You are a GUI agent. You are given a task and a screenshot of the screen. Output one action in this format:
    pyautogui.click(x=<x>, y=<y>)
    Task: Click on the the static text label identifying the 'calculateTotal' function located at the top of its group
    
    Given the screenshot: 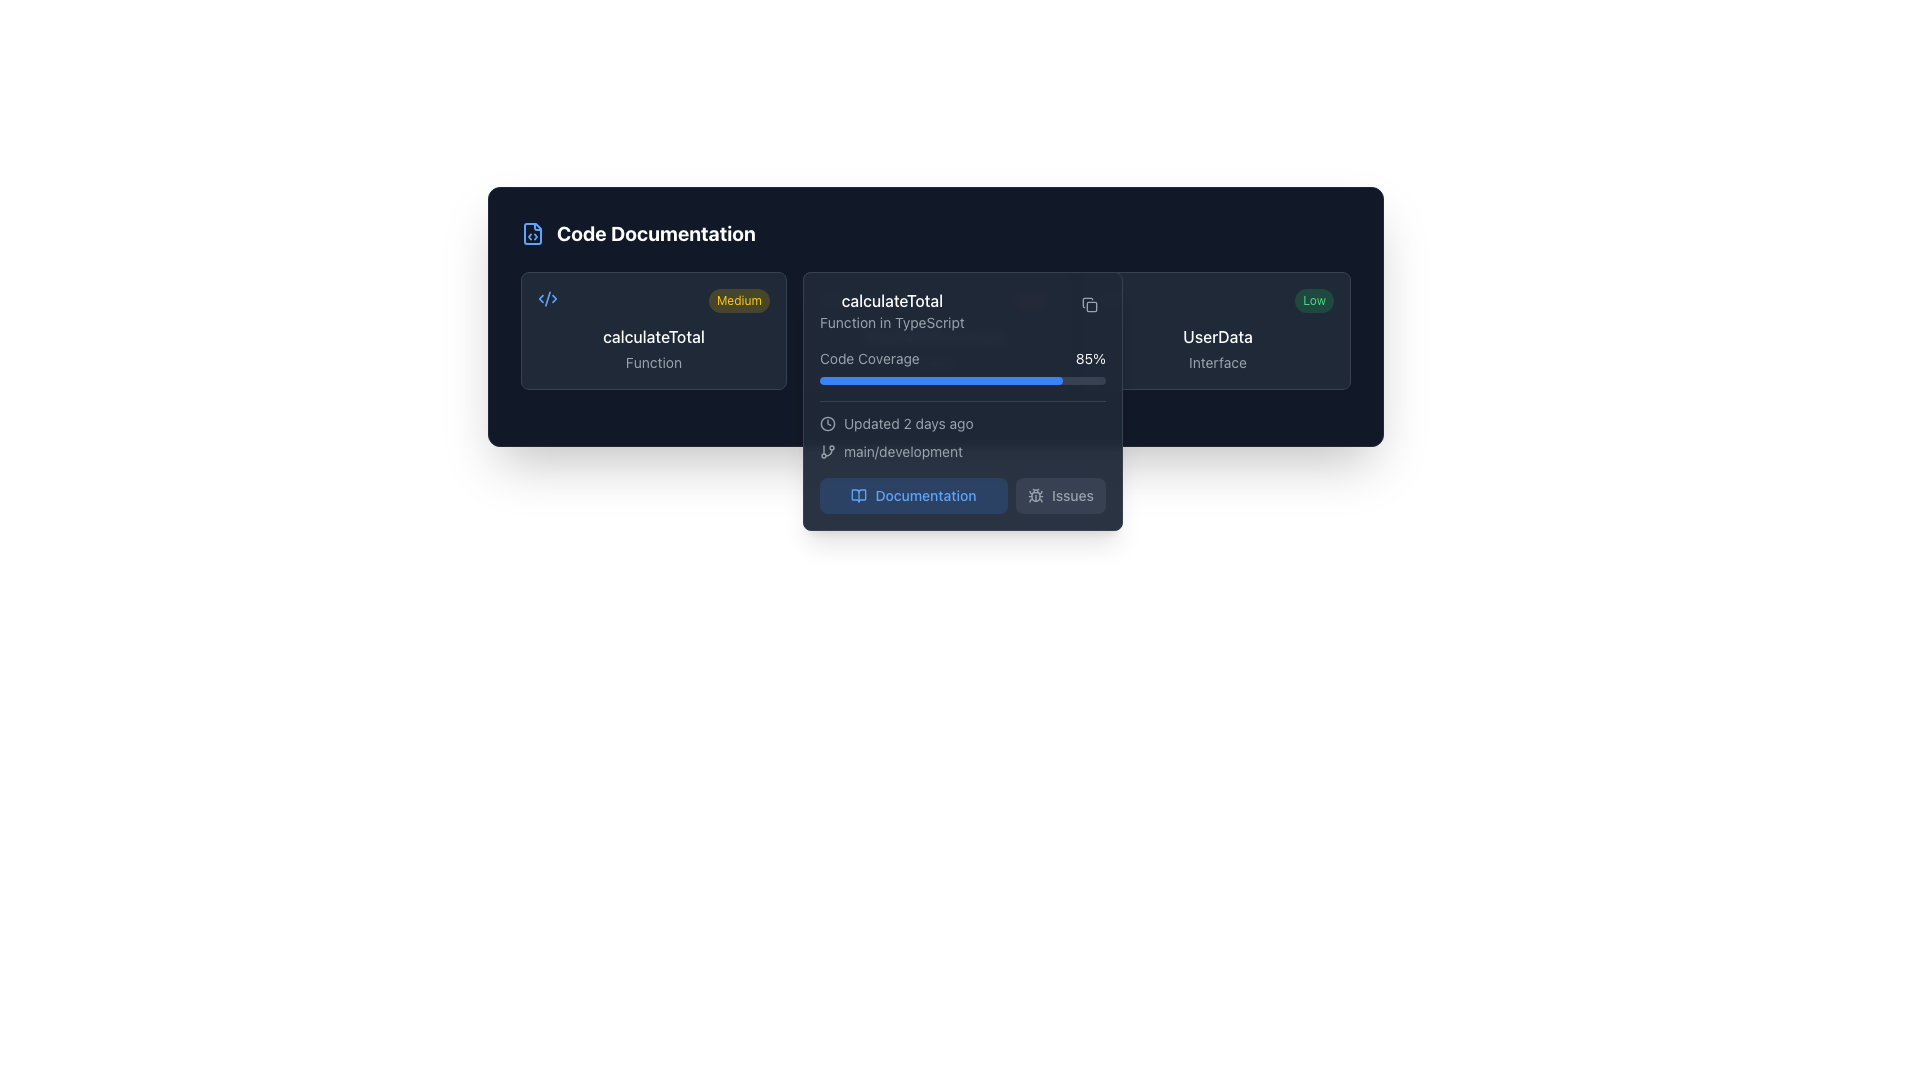 What is the action you would take?
    pyautogui.click(x=891, y=300)
    